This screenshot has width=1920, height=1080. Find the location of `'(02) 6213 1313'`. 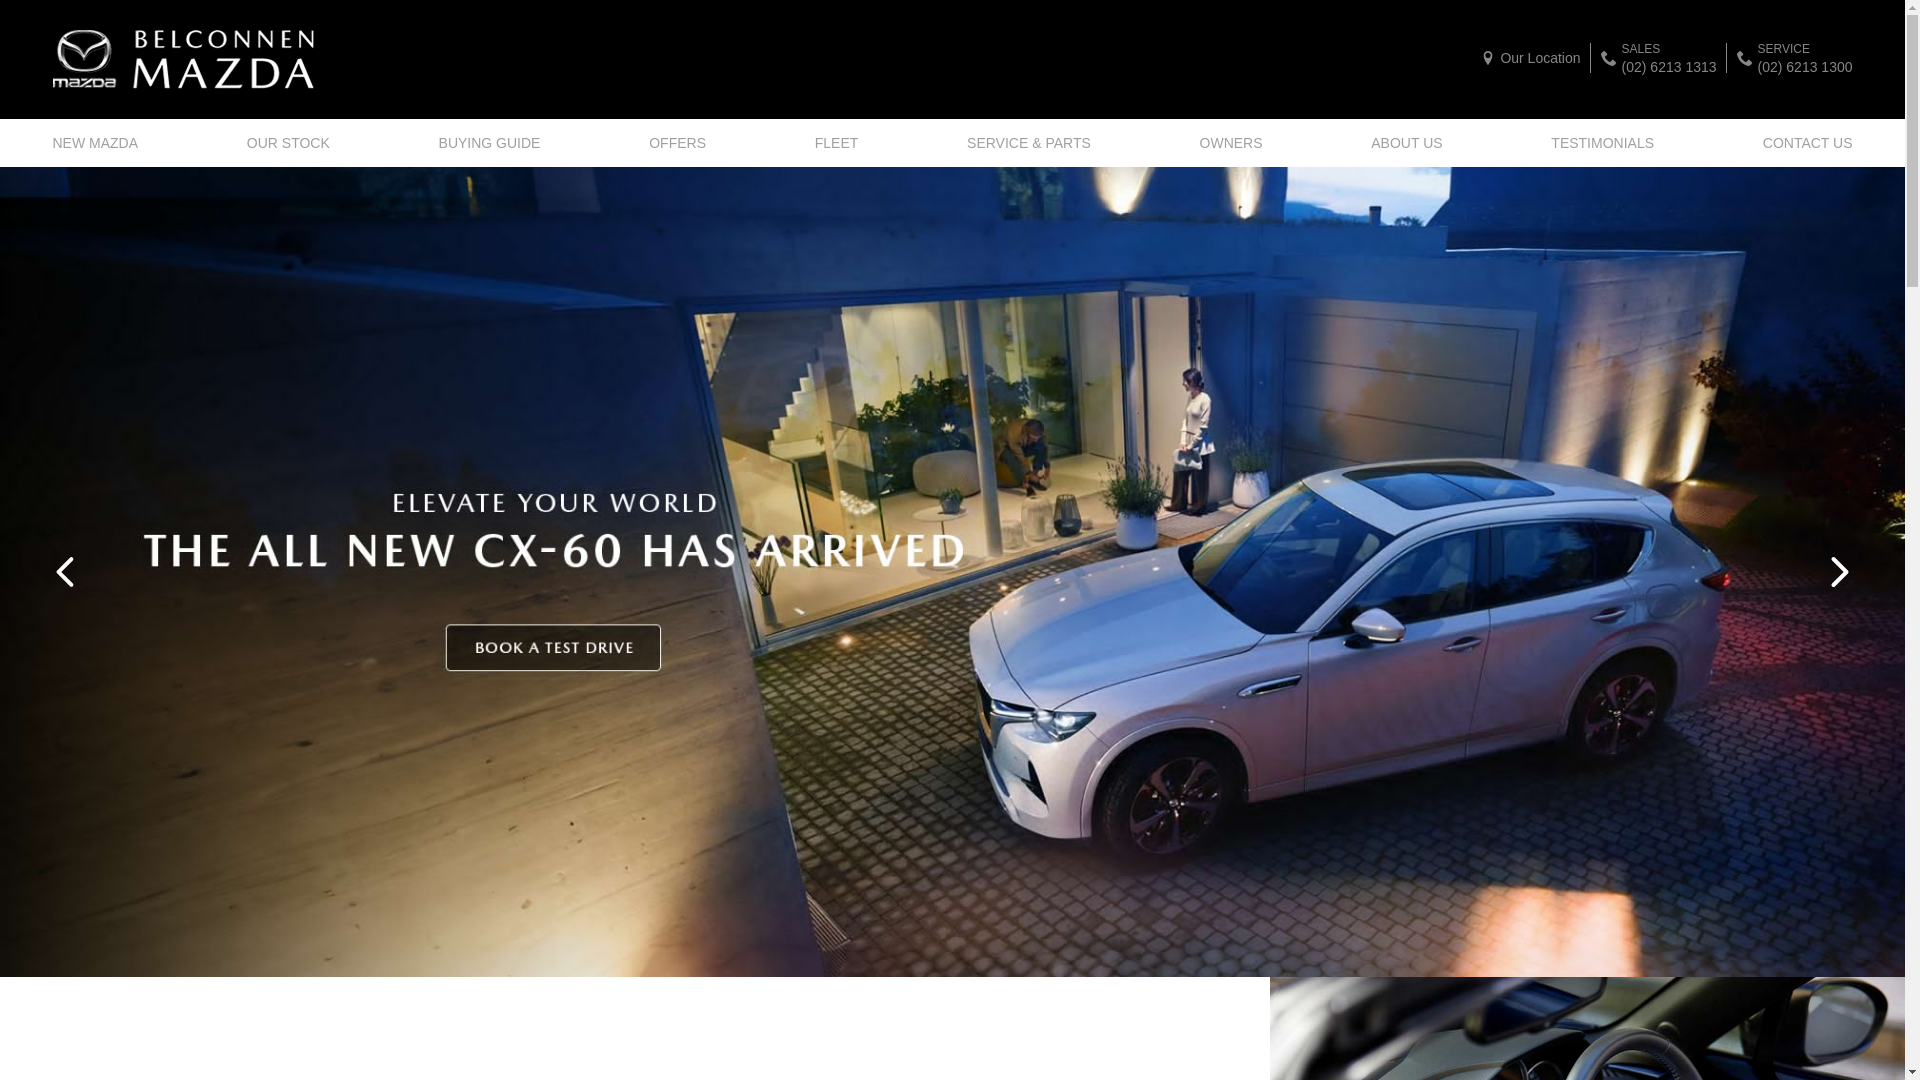

'(02) 6213 1313' is located at coordinates (1669, 64).